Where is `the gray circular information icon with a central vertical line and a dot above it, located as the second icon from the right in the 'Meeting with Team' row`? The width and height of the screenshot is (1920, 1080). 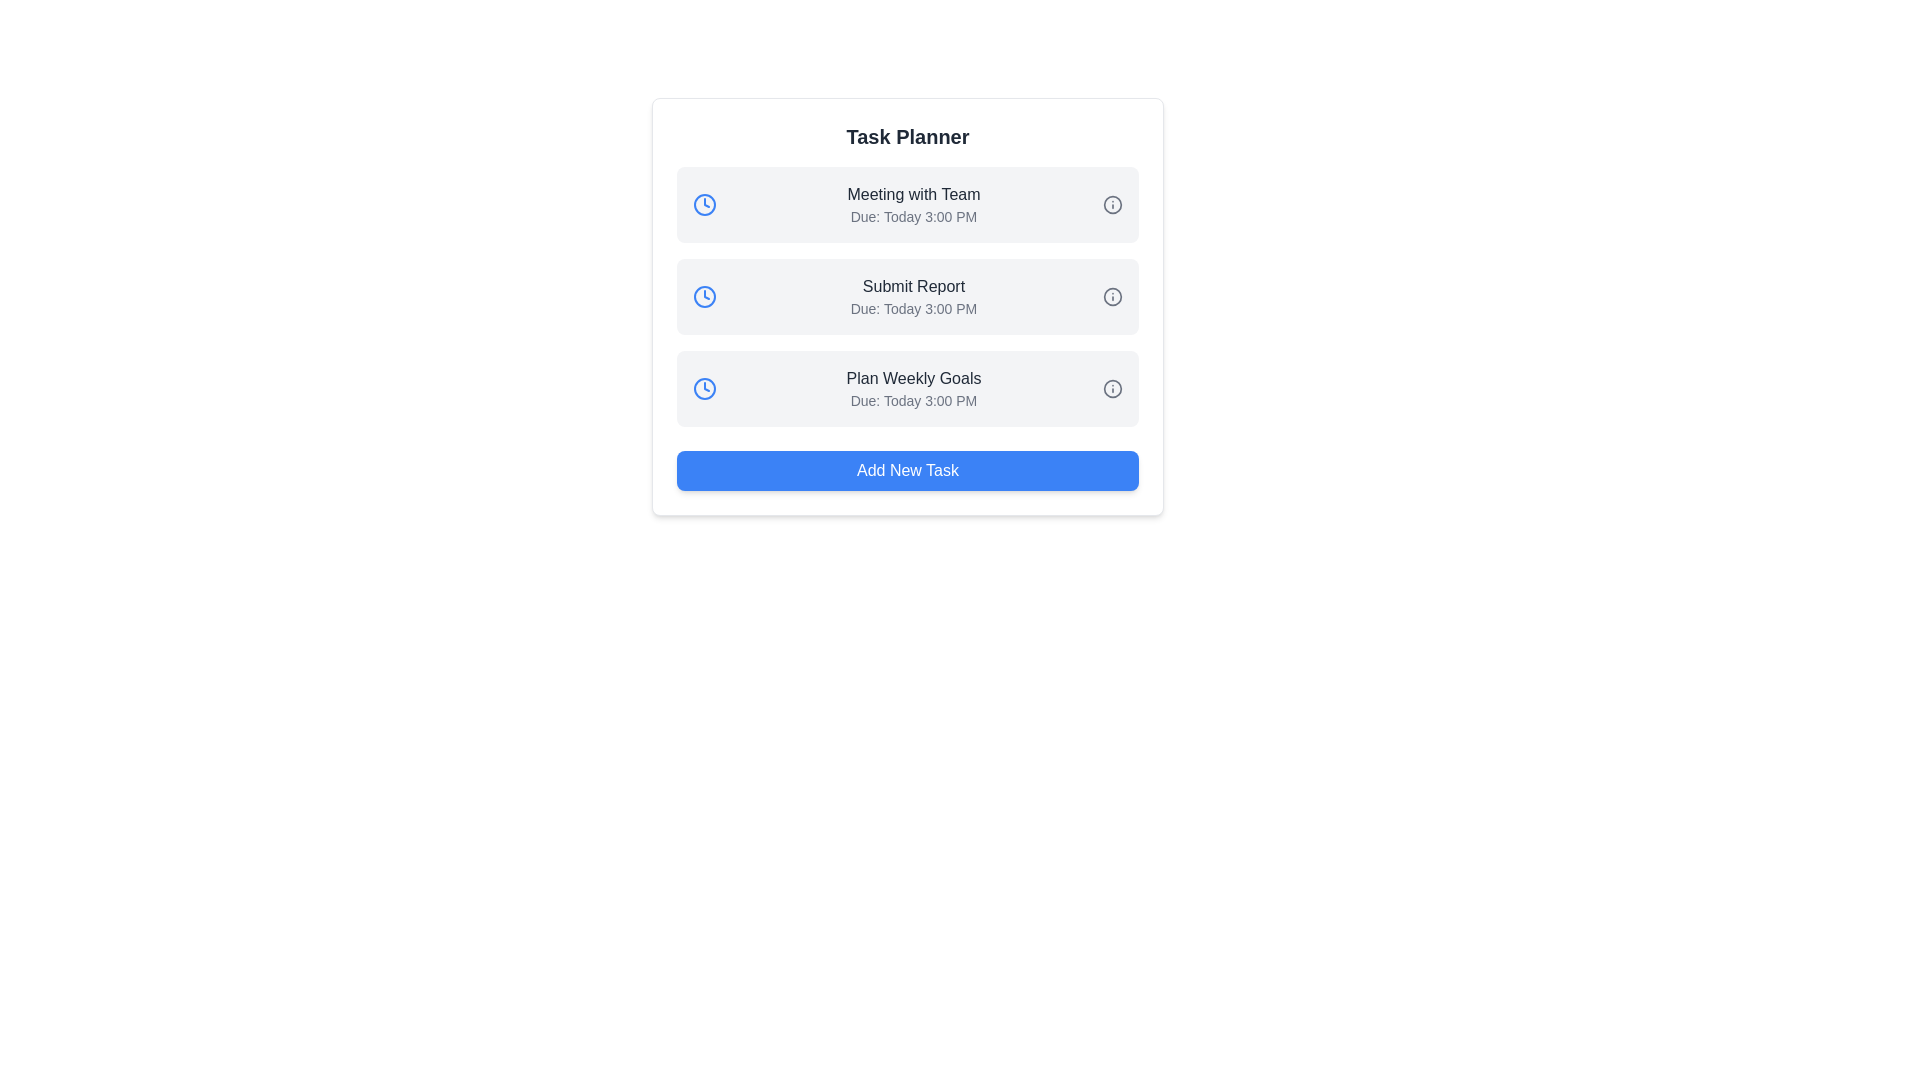
the gray circular information icon with a central vertical line and a dot above it, located as the second icon from the right in the 'Meeting with Team' row is located at coordinates (1112, 204).